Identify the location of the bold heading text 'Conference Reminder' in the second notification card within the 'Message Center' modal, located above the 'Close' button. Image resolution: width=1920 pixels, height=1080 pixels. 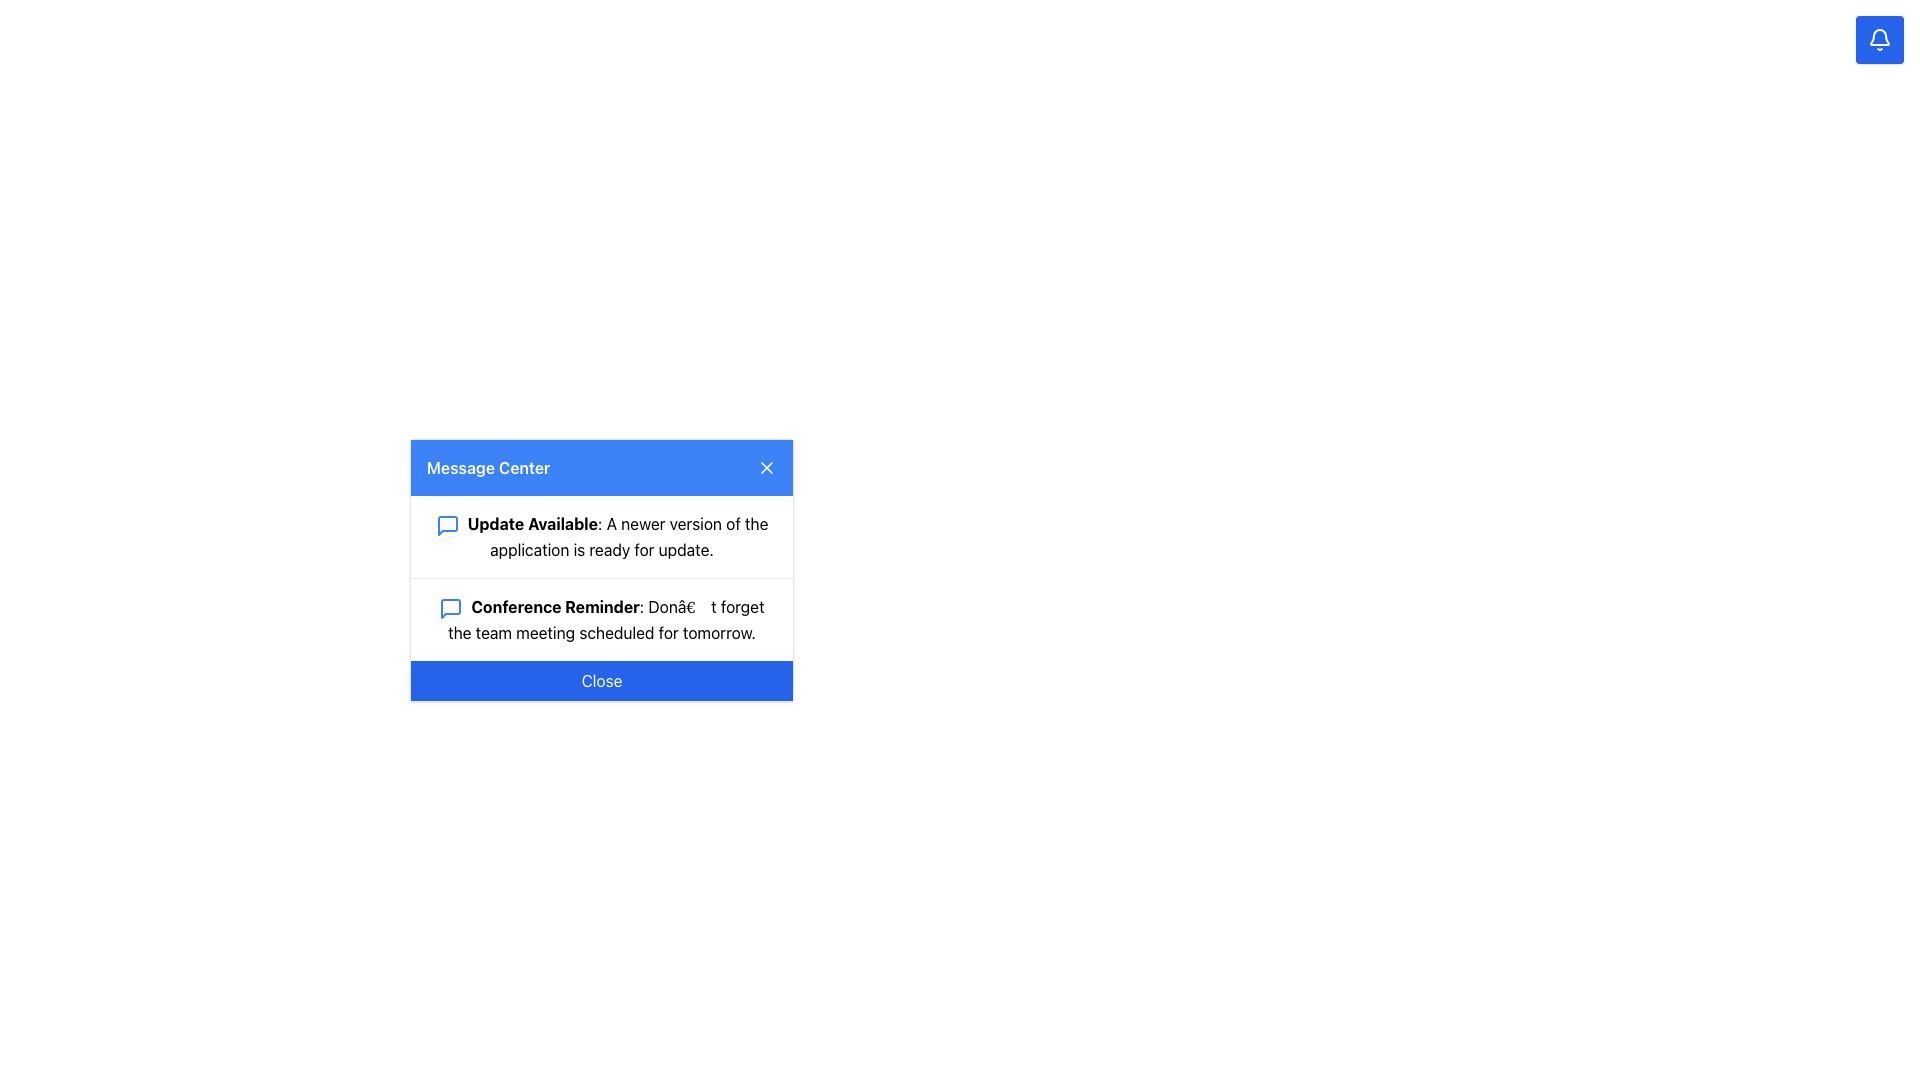
(555, 605).